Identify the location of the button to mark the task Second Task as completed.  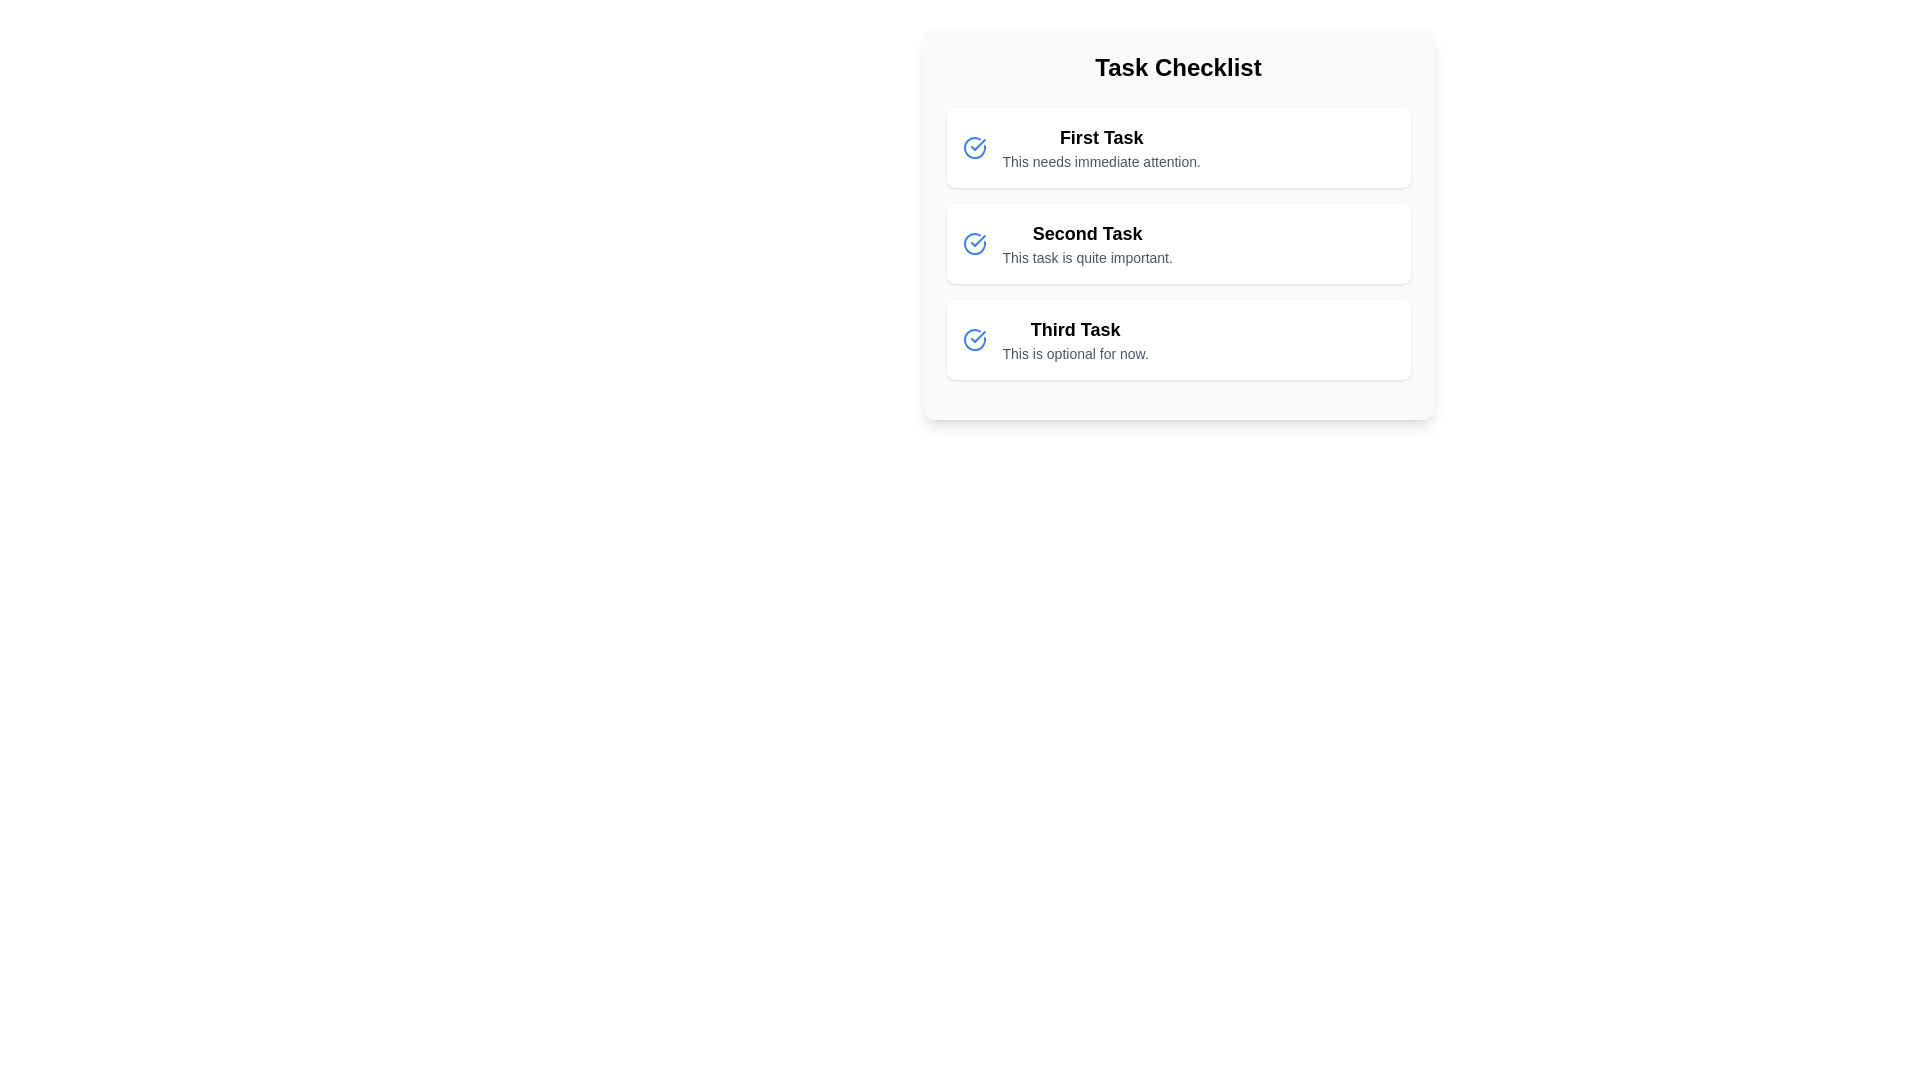
(974, 242).